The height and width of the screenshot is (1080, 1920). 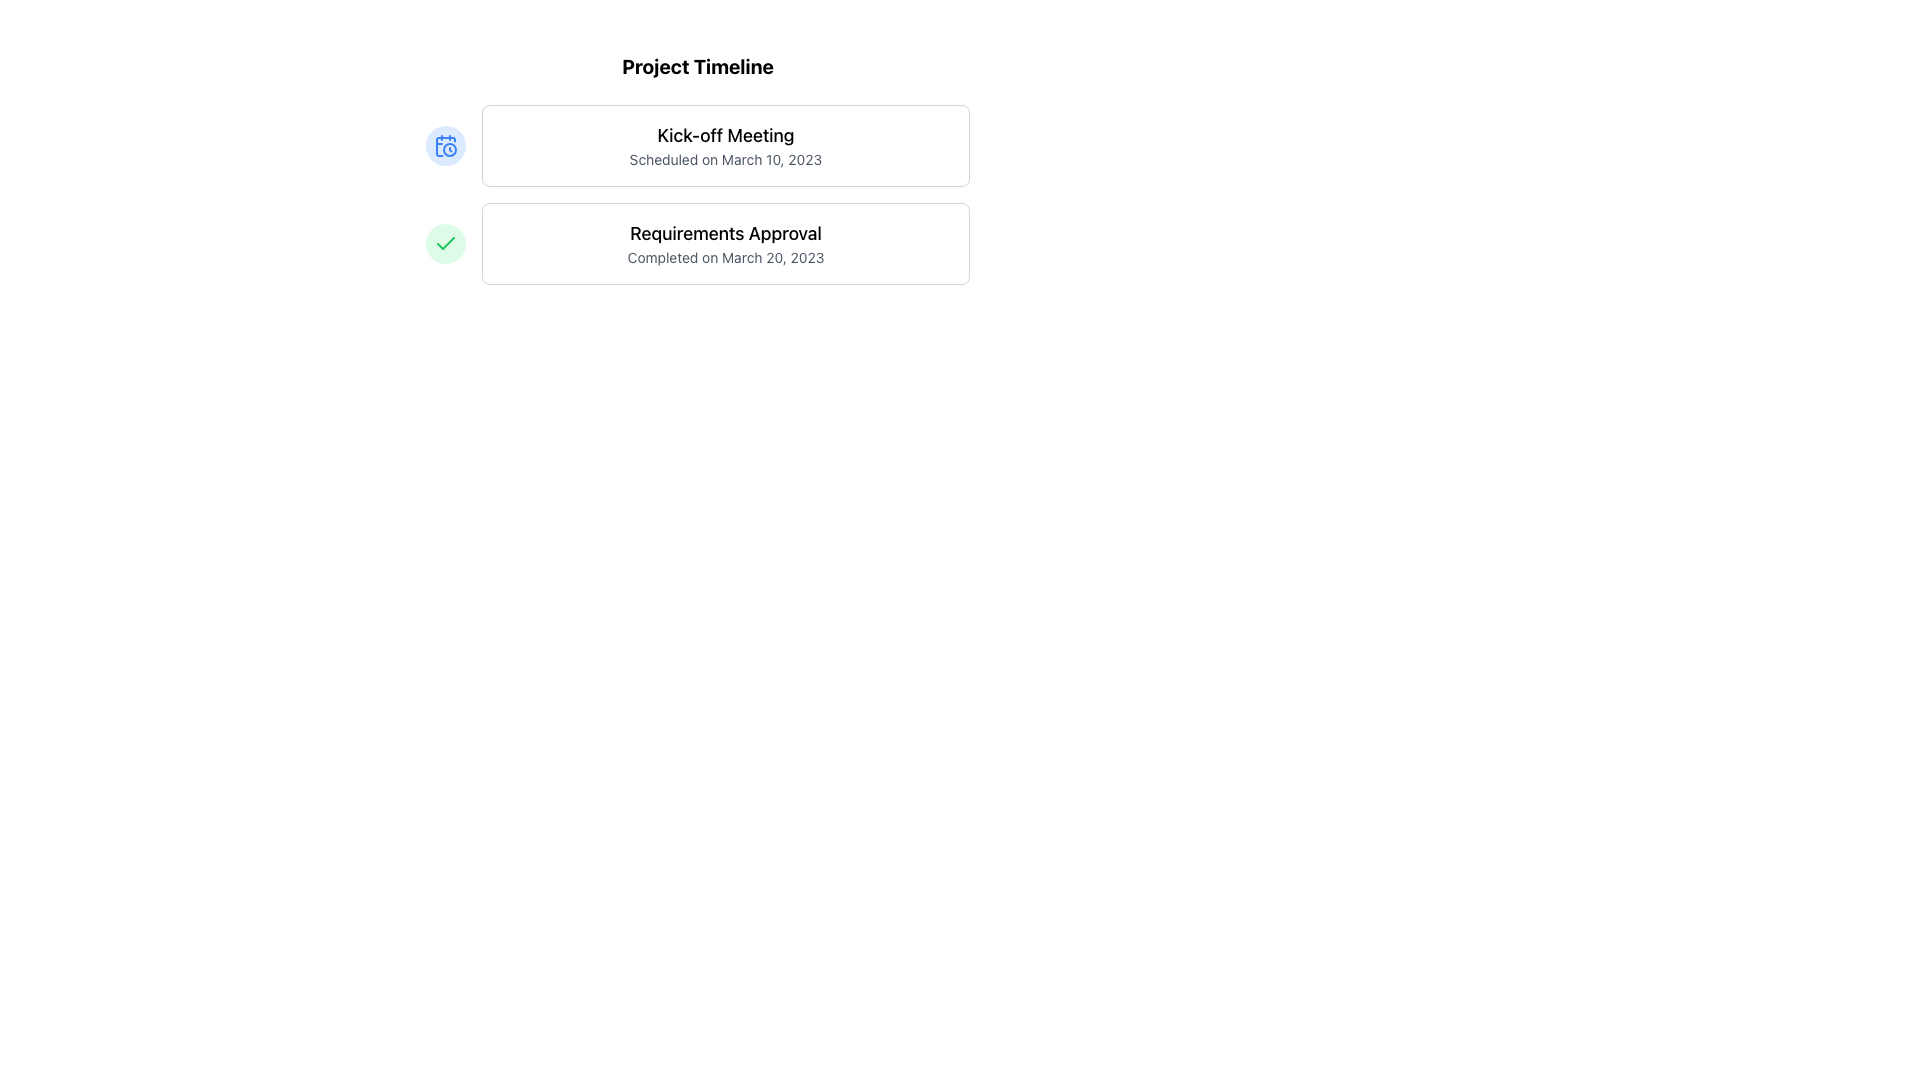 I want to click on the Informational card displaying 'Kick-off Meeting' and 'Scheduled on March 10, 2023' in the 'Project Timeline' interface, so click(x=724, y=145).